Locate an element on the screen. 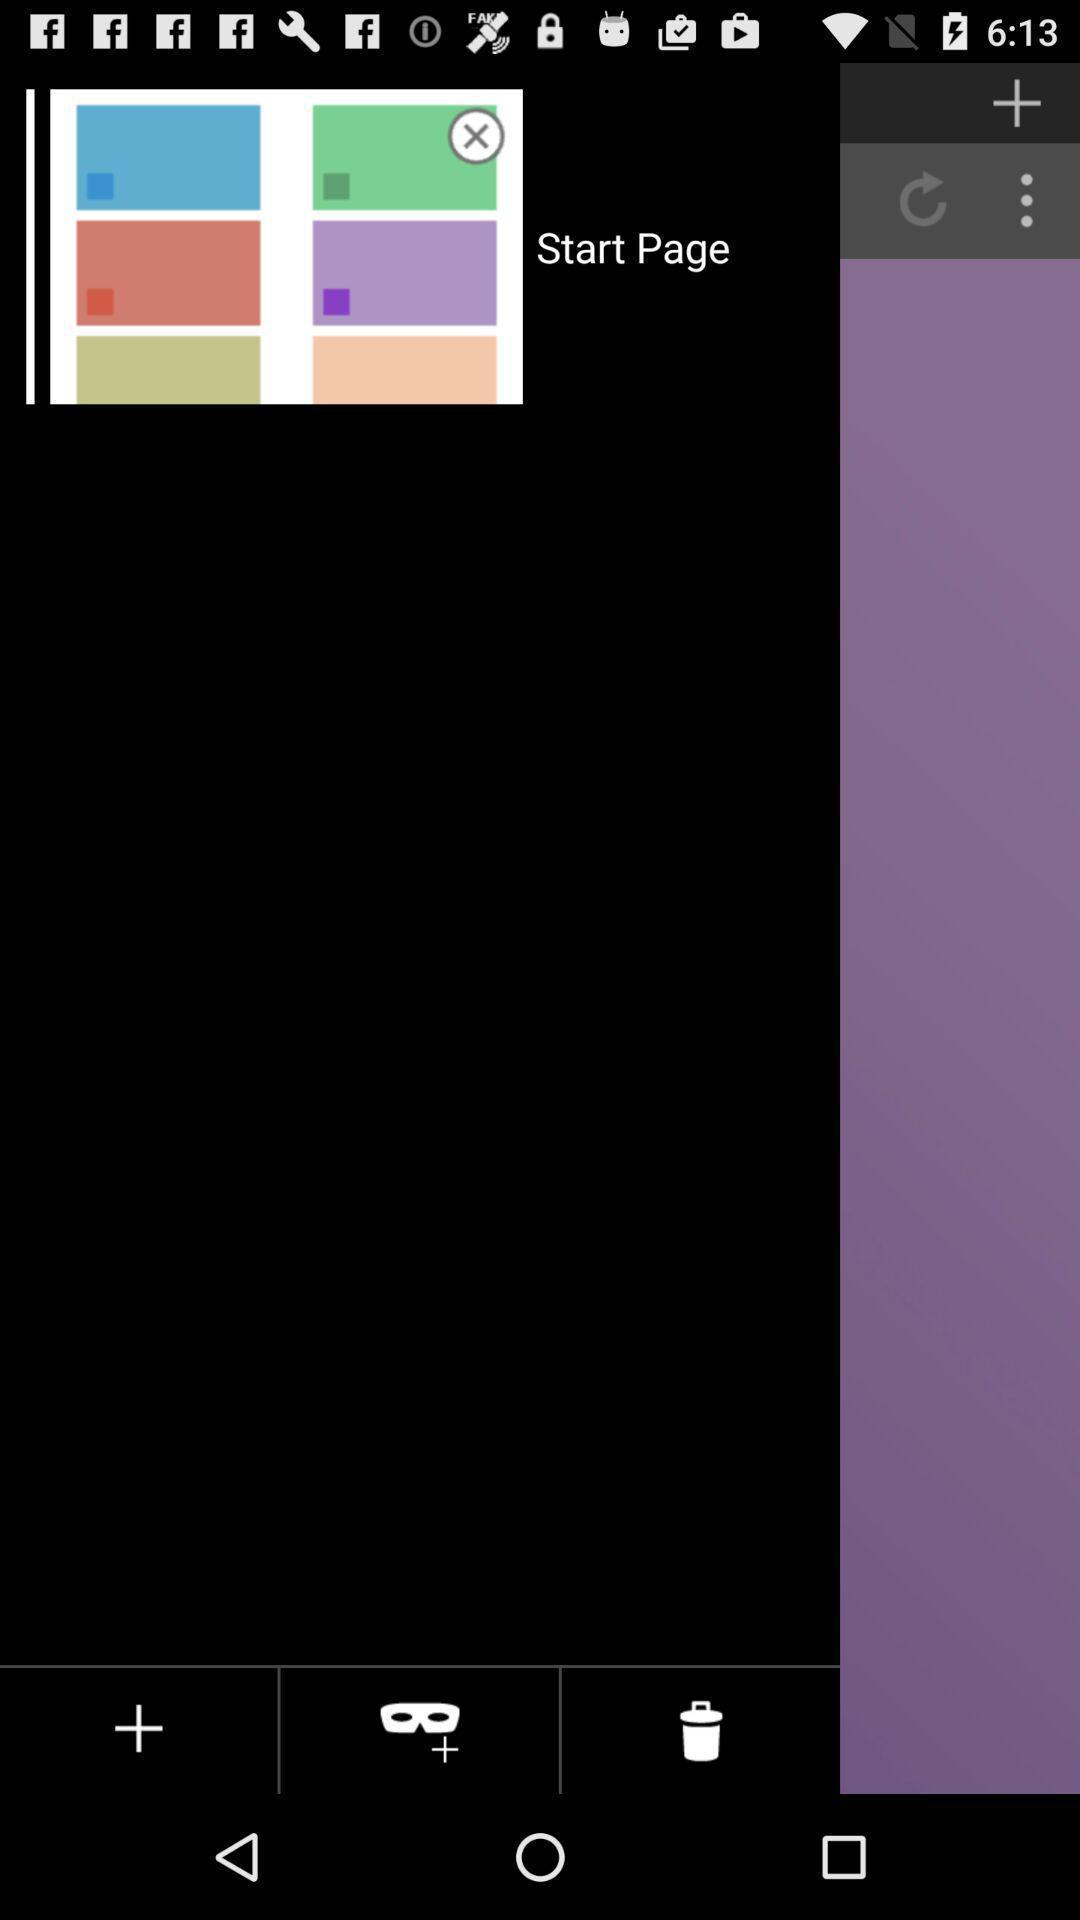  the icon on the right side of is located at coordinates (419, 1730).